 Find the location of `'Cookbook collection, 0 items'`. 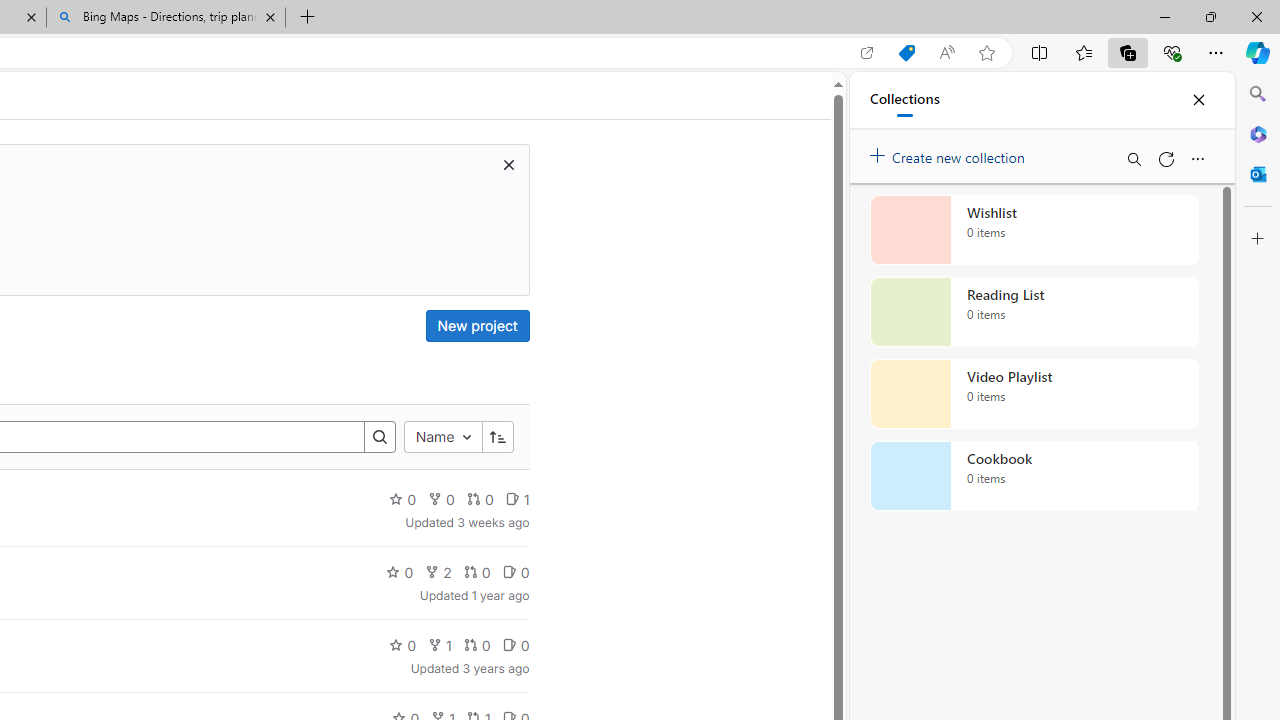

'Cookbook collection, 0 items' is located at coordinates (1034, 475).